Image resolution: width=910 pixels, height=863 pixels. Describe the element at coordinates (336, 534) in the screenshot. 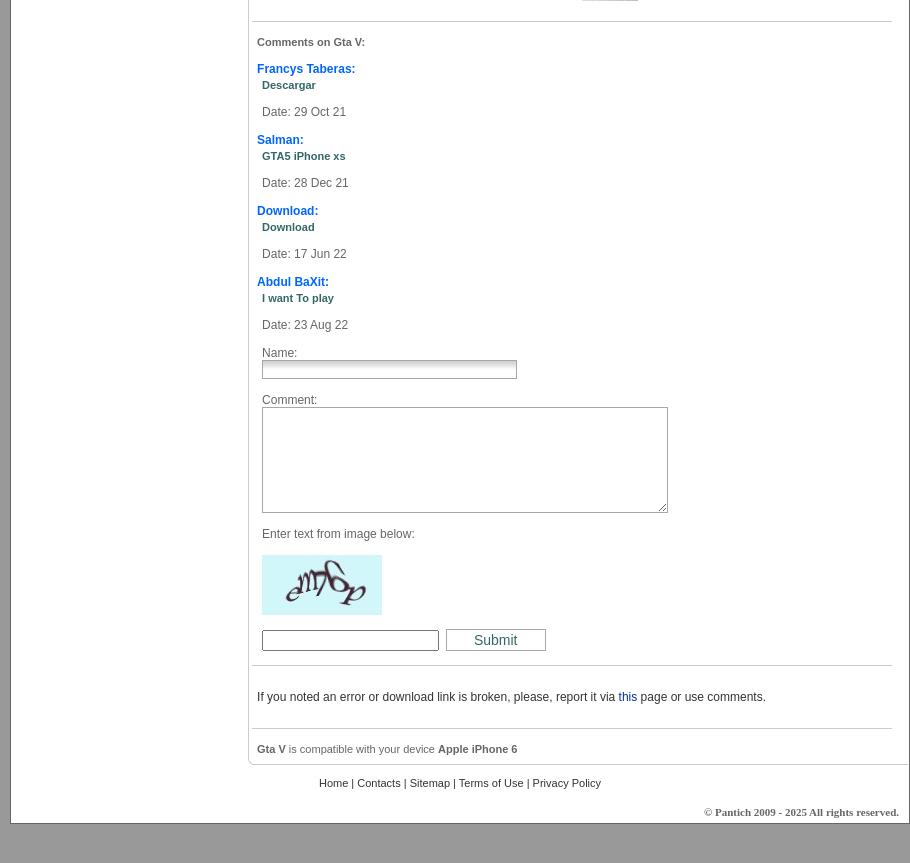

I see `'Enter text from image below:'` at that location.